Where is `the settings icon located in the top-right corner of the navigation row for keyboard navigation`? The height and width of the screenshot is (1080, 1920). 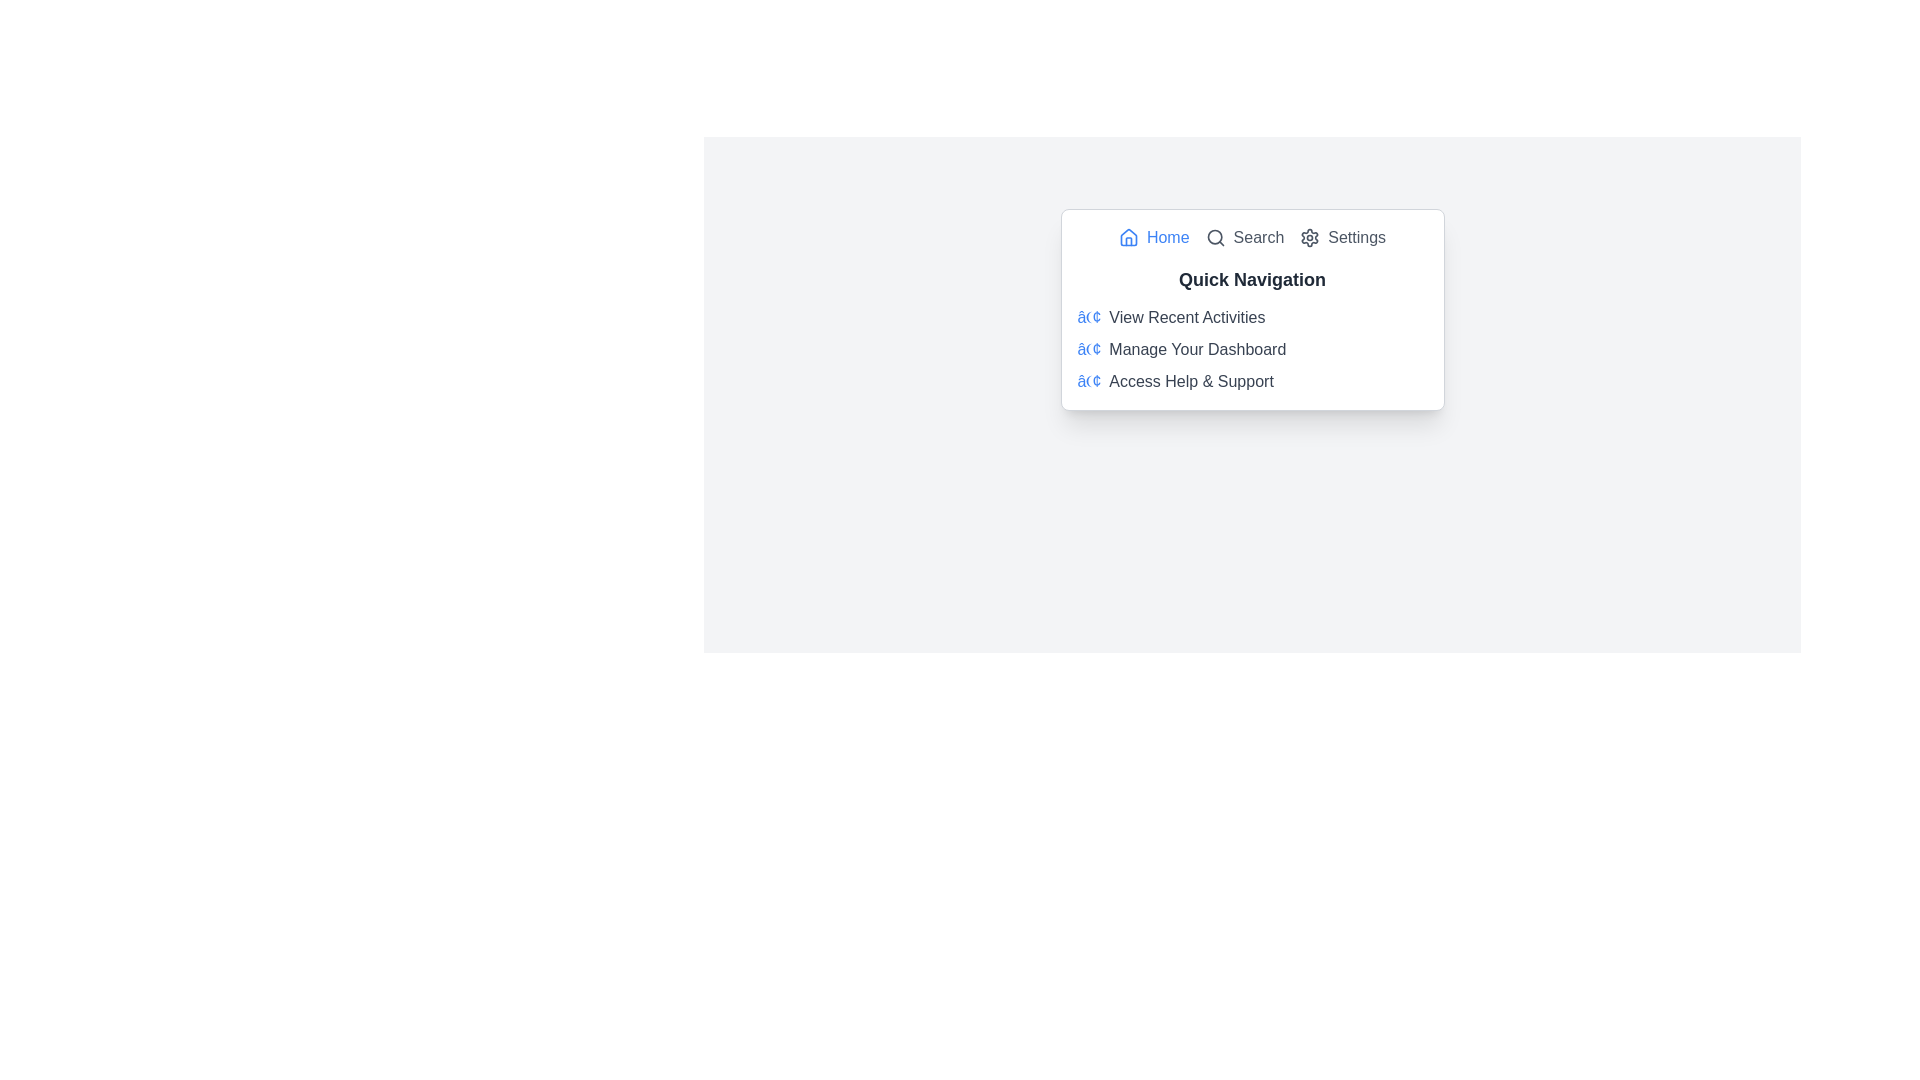 the settings icon located in the top-right corner of the navigation row for keyboard navigation is located at coordinates (1310, 237).